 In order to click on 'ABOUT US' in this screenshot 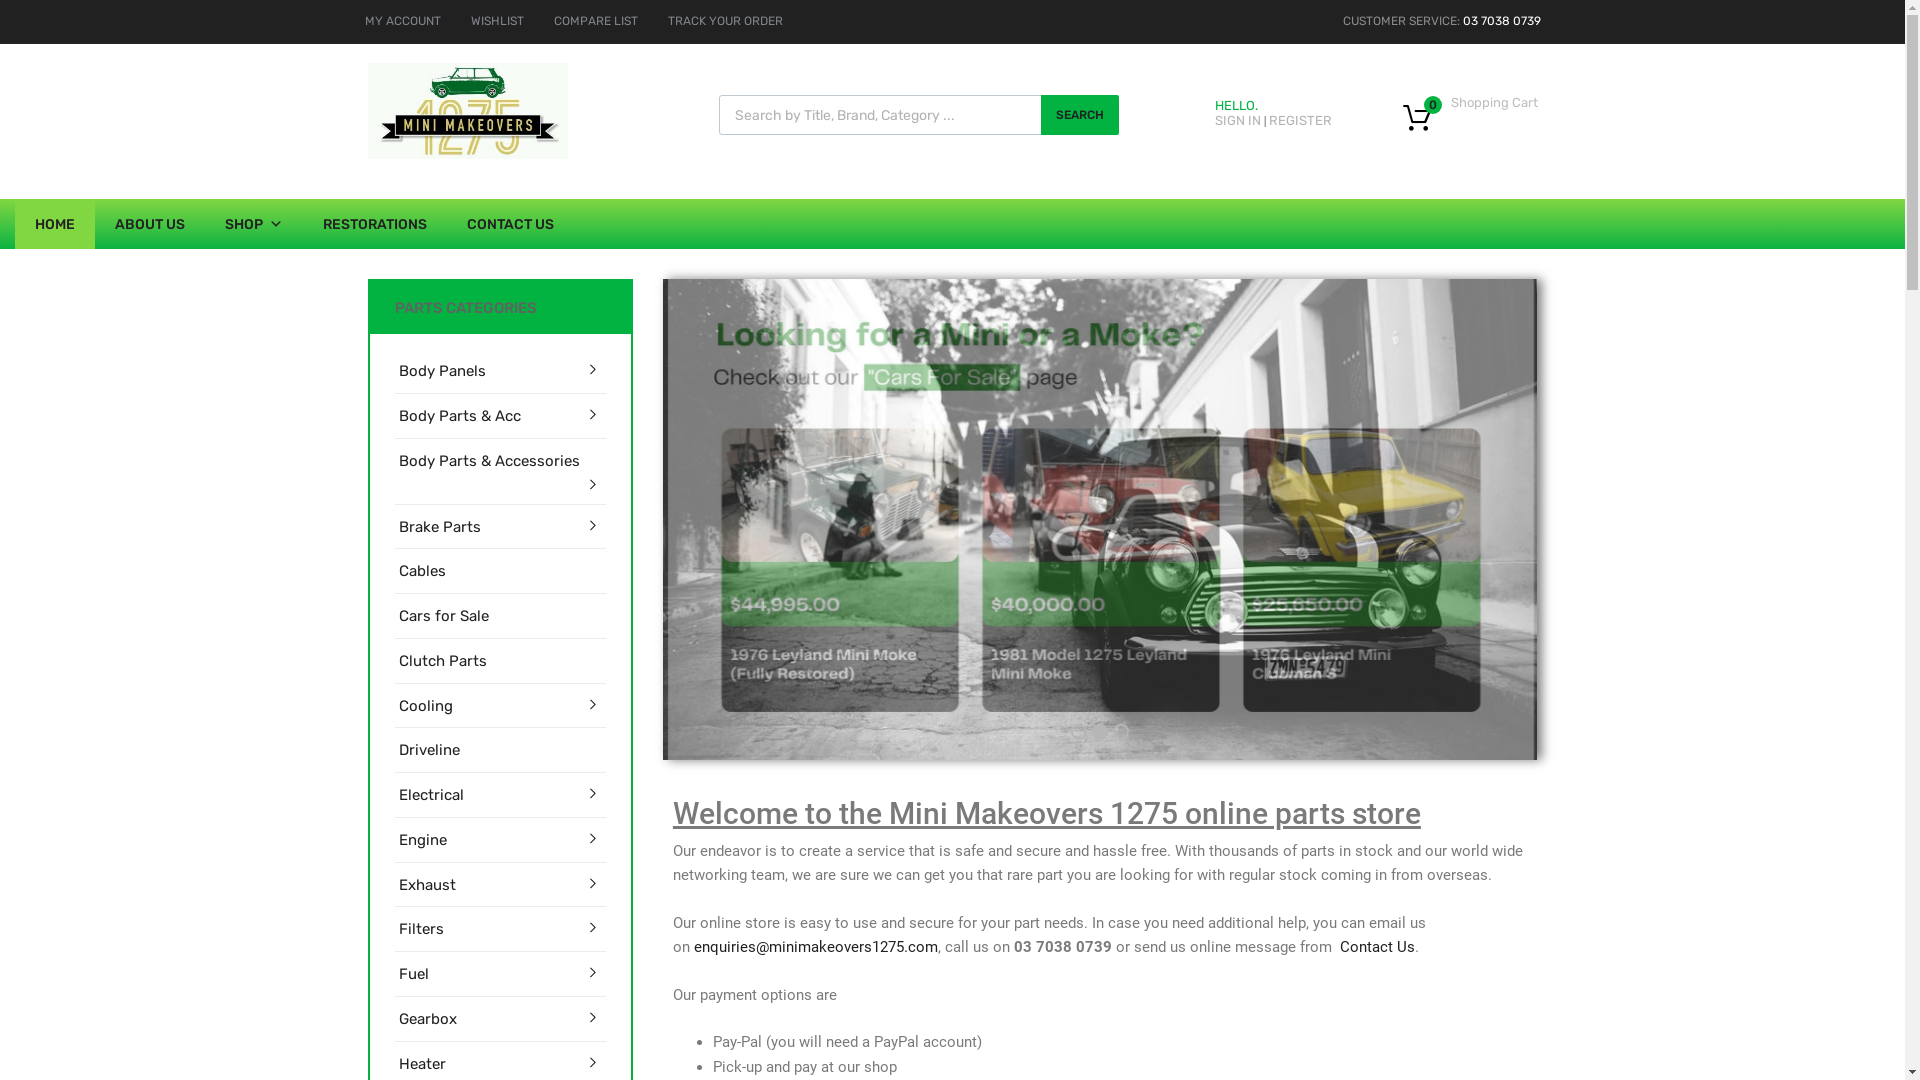, I will do `click(94, 223)`.